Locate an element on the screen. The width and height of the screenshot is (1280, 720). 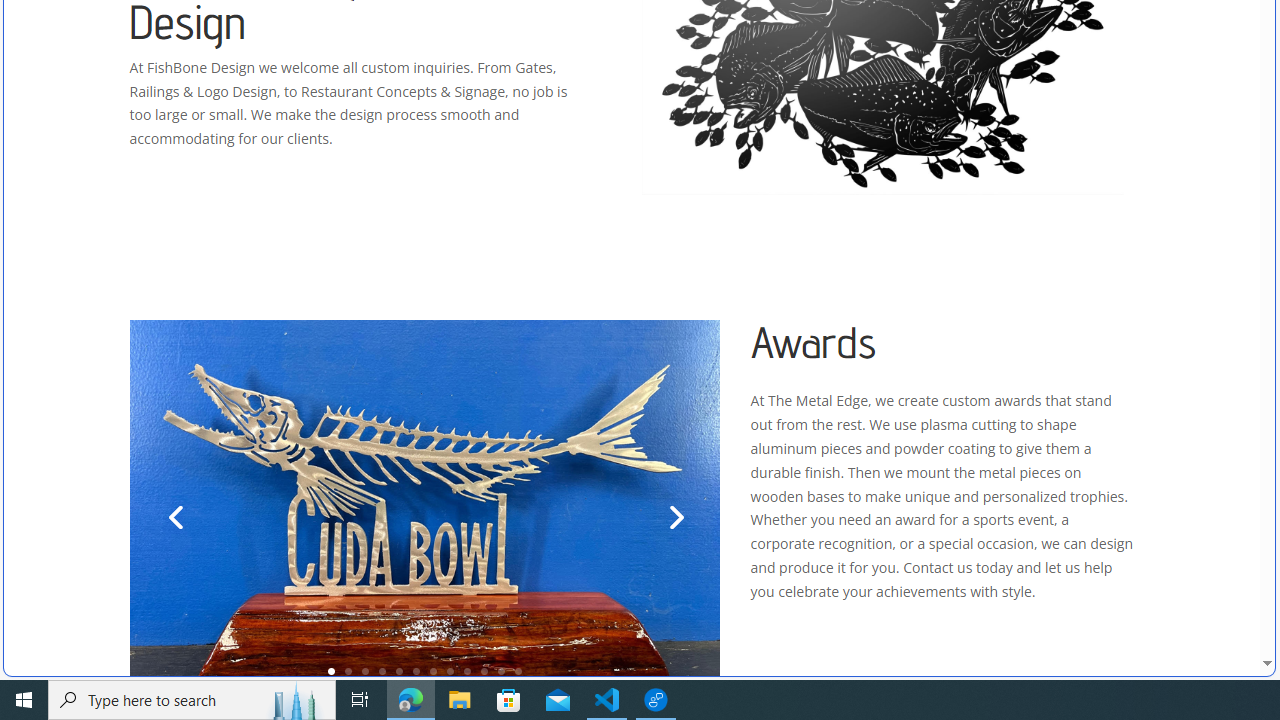
'11' is located at coordinates (501, 671).